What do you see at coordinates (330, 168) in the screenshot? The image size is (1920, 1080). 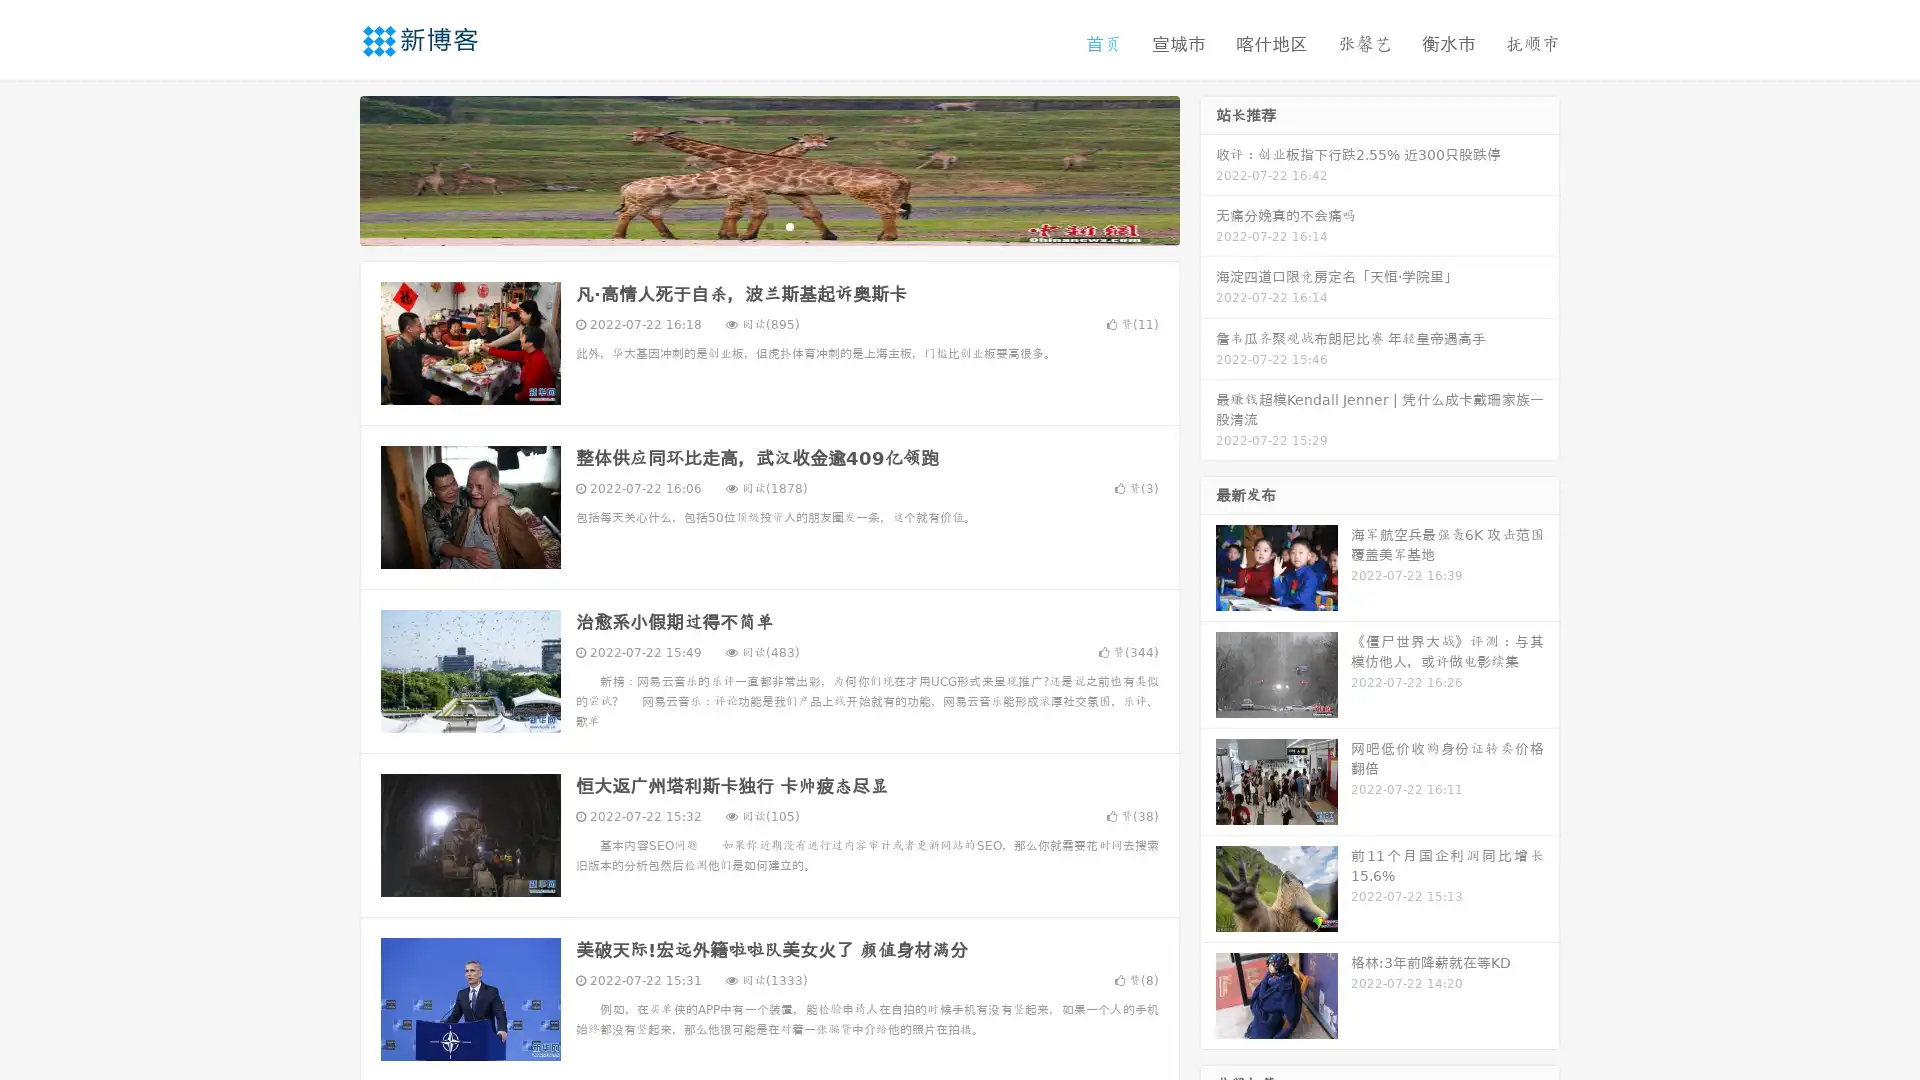 I see `Previous slide` at bounding box center [330, 168].